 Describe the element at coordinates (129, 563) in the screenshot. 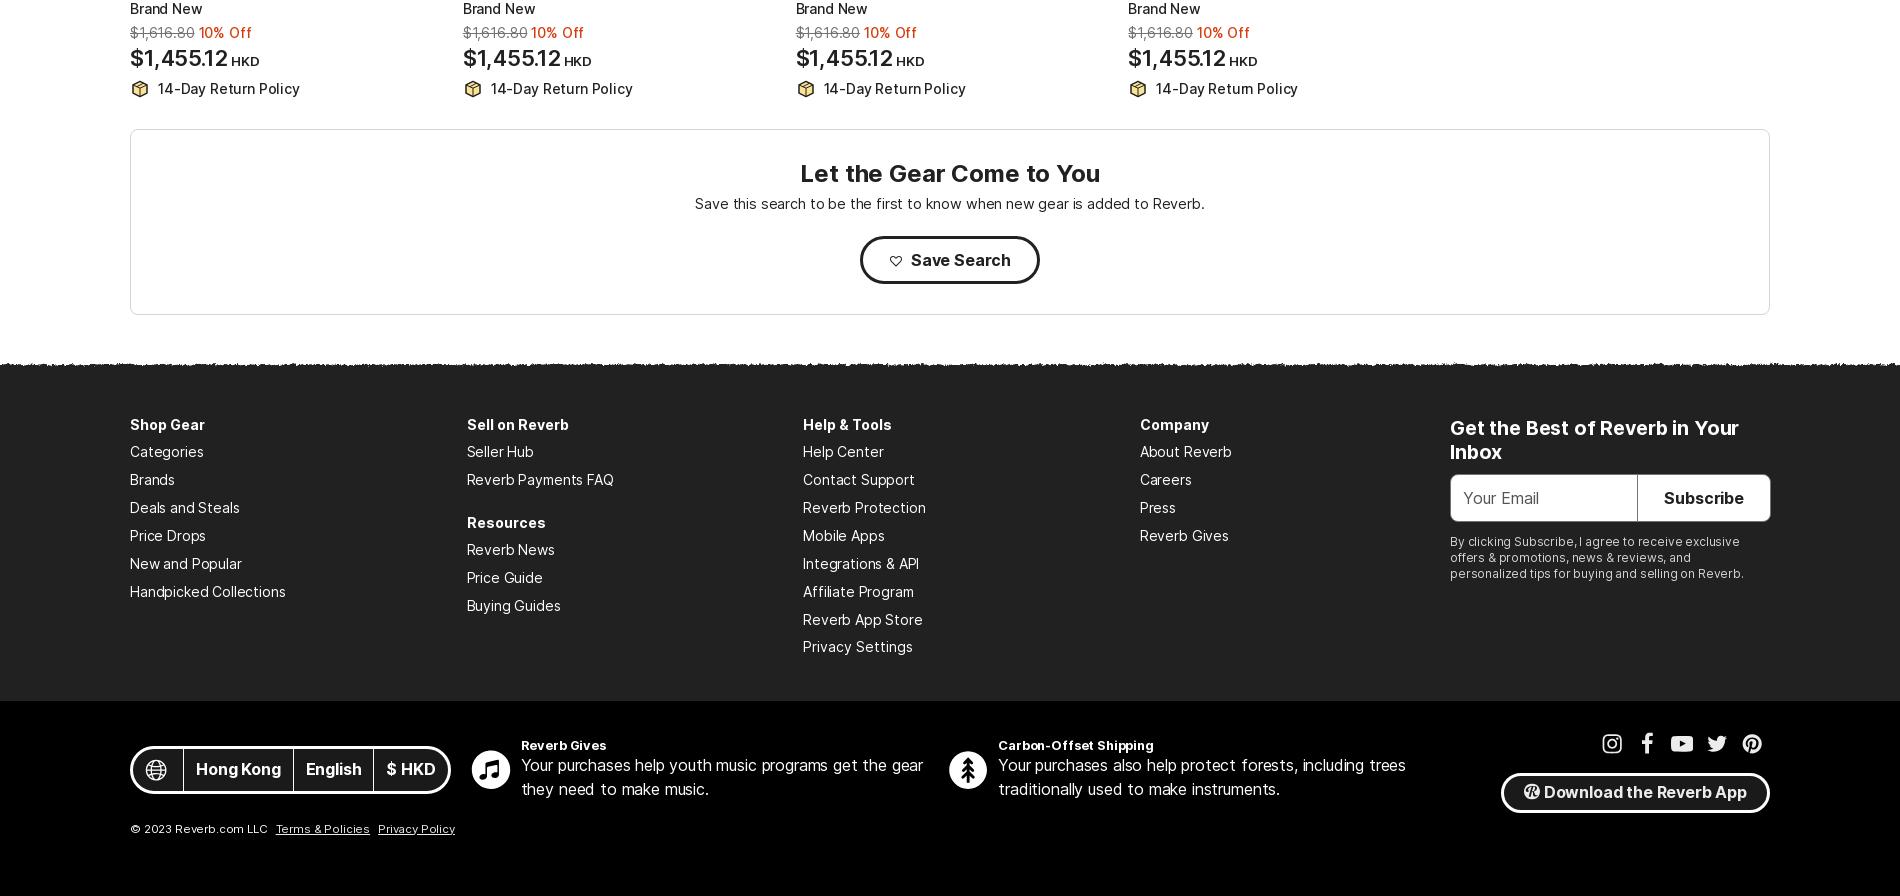

I see `'New and Popular'` at that location.